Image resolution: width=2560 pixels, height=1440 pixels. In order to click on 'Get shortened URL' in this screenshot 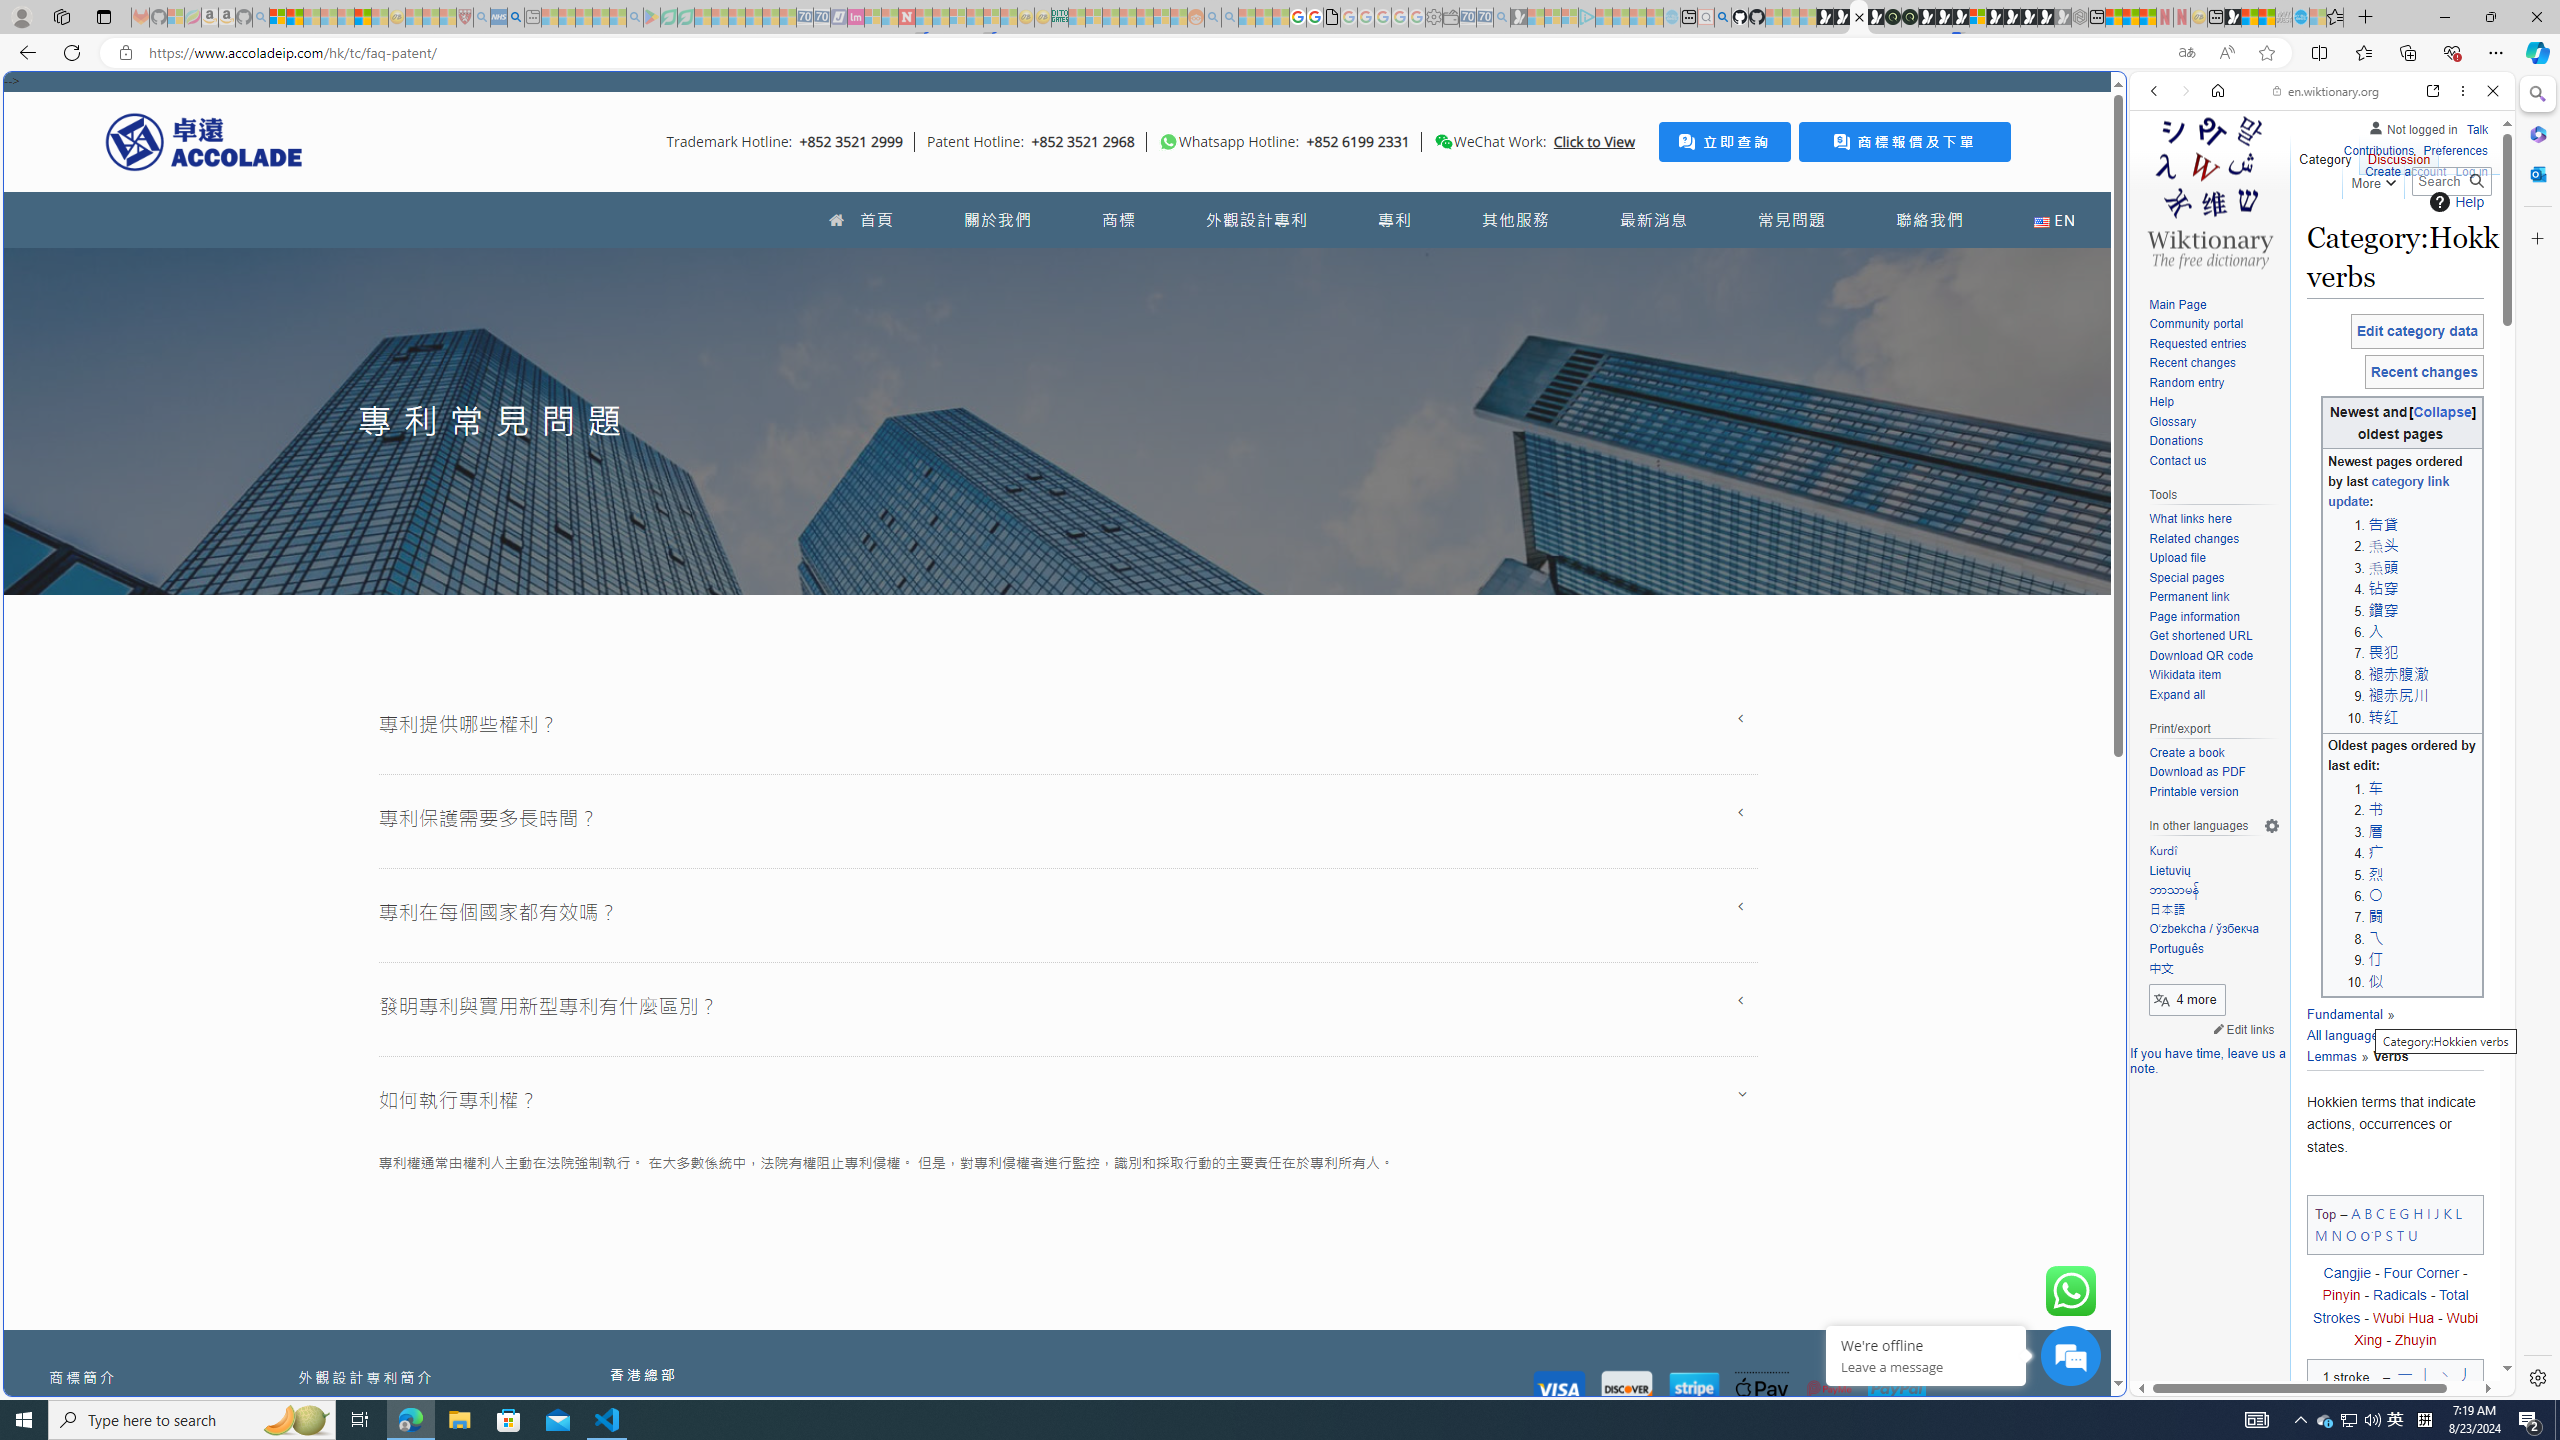, I will do `click(2200, 635)`.